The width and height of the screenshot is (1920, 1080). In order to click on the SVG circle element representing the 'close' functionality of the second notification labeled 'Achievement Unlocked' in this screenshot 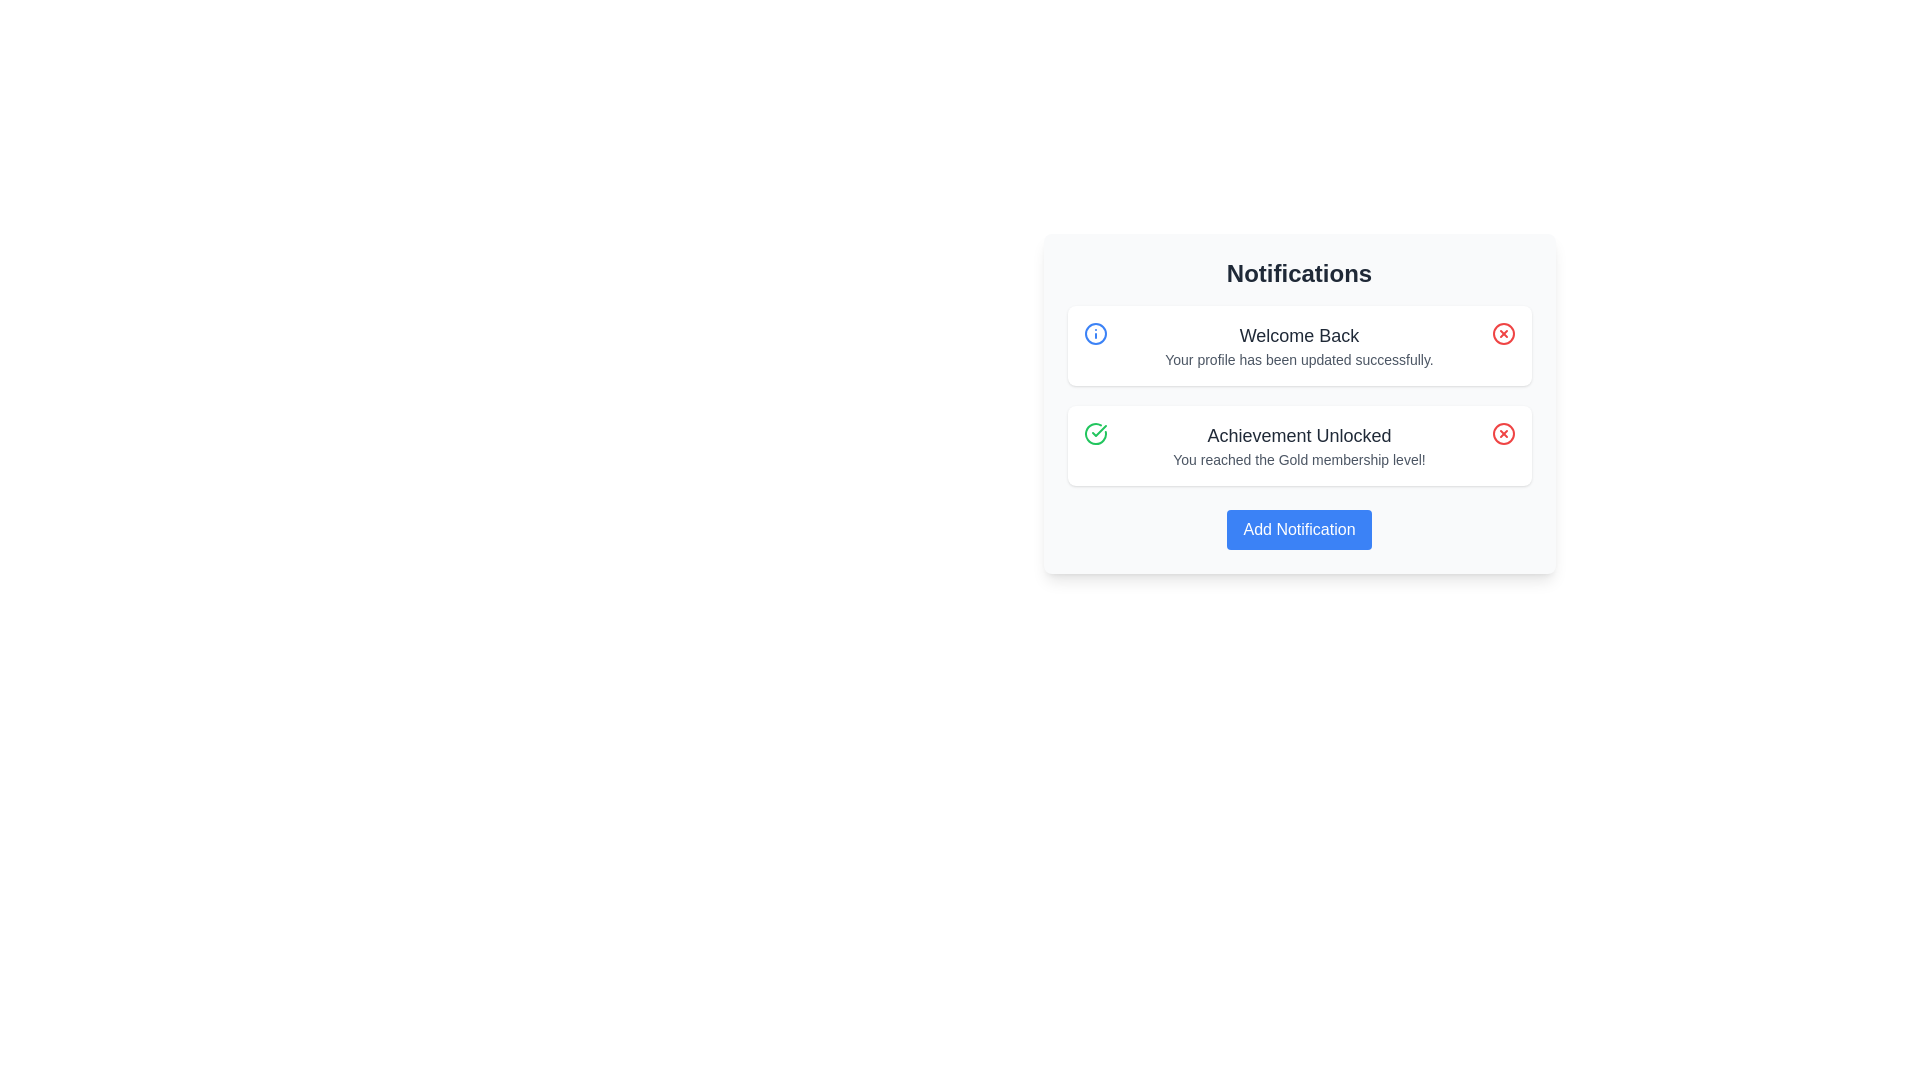, I will do `click(1503, 433)`.